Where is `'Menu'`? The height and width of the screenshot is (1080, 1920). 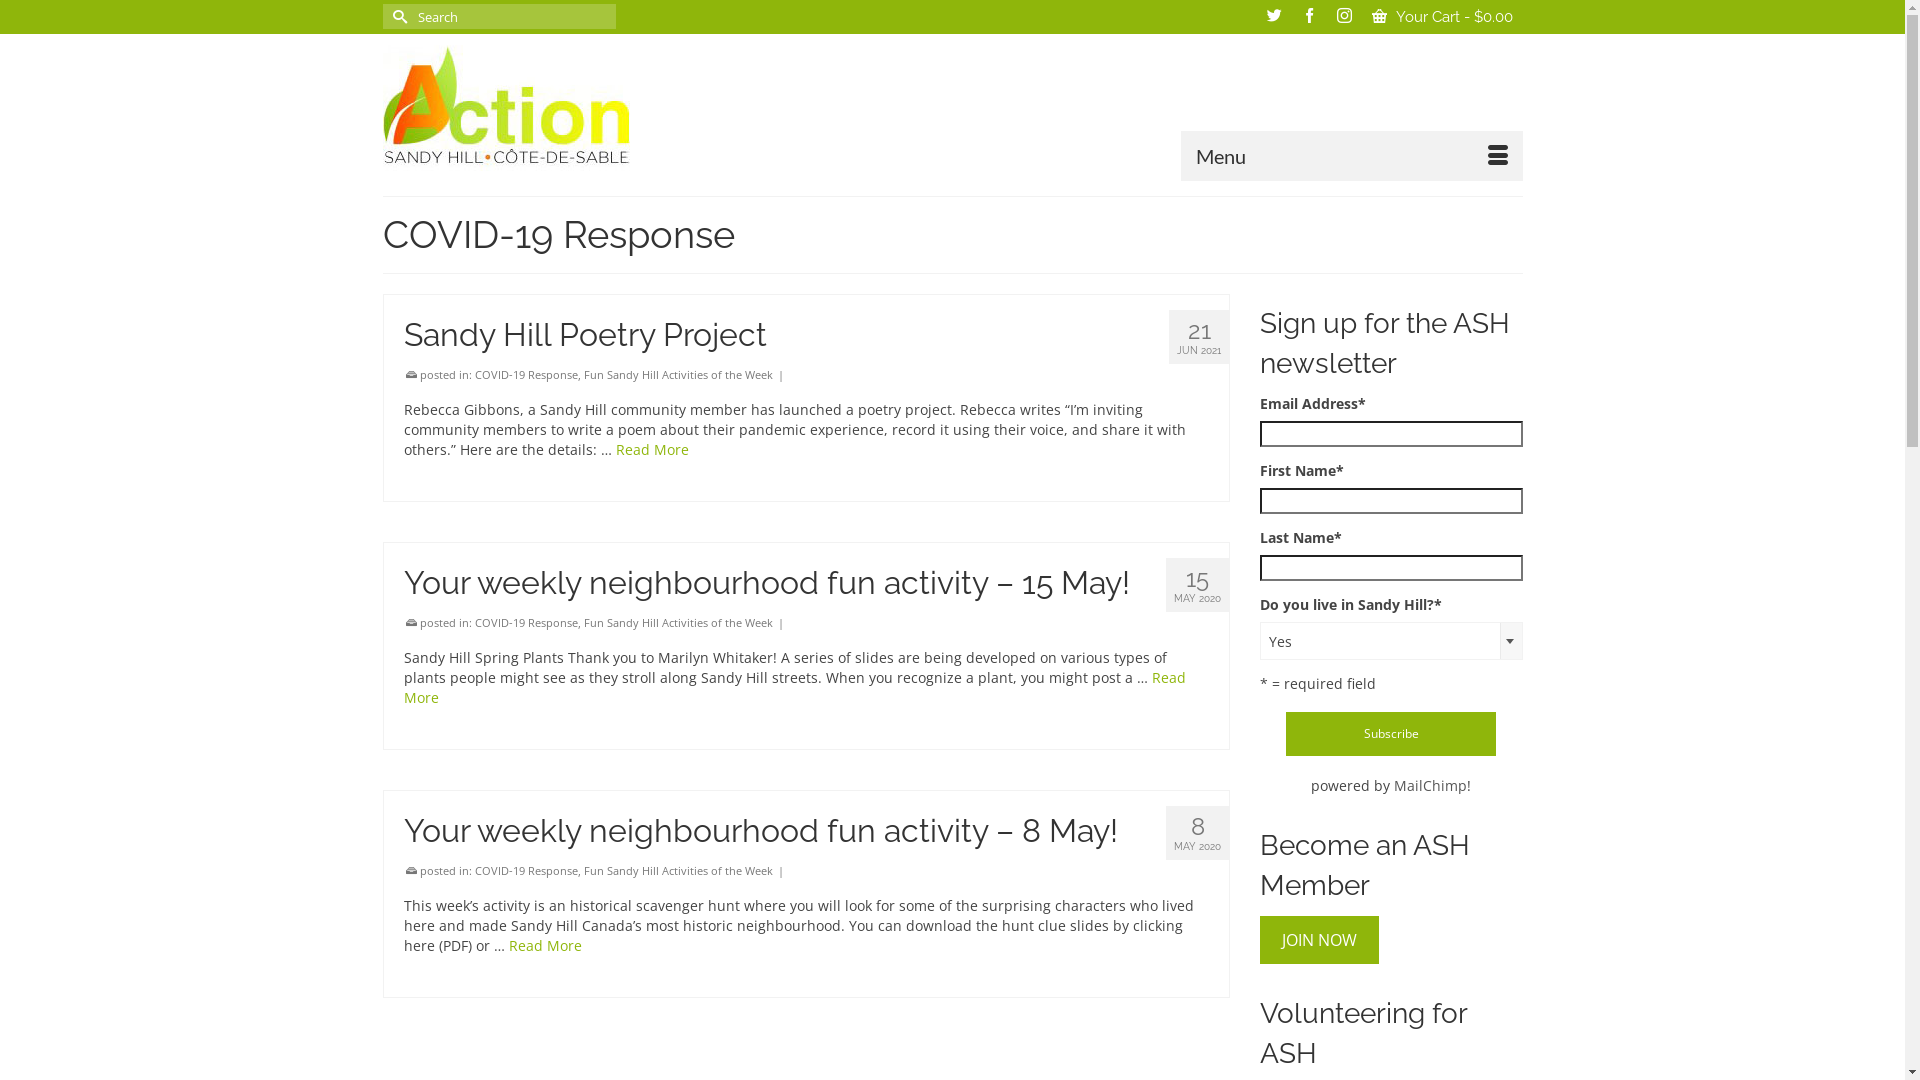 'Menu' is located at coordinates (1350, 154).